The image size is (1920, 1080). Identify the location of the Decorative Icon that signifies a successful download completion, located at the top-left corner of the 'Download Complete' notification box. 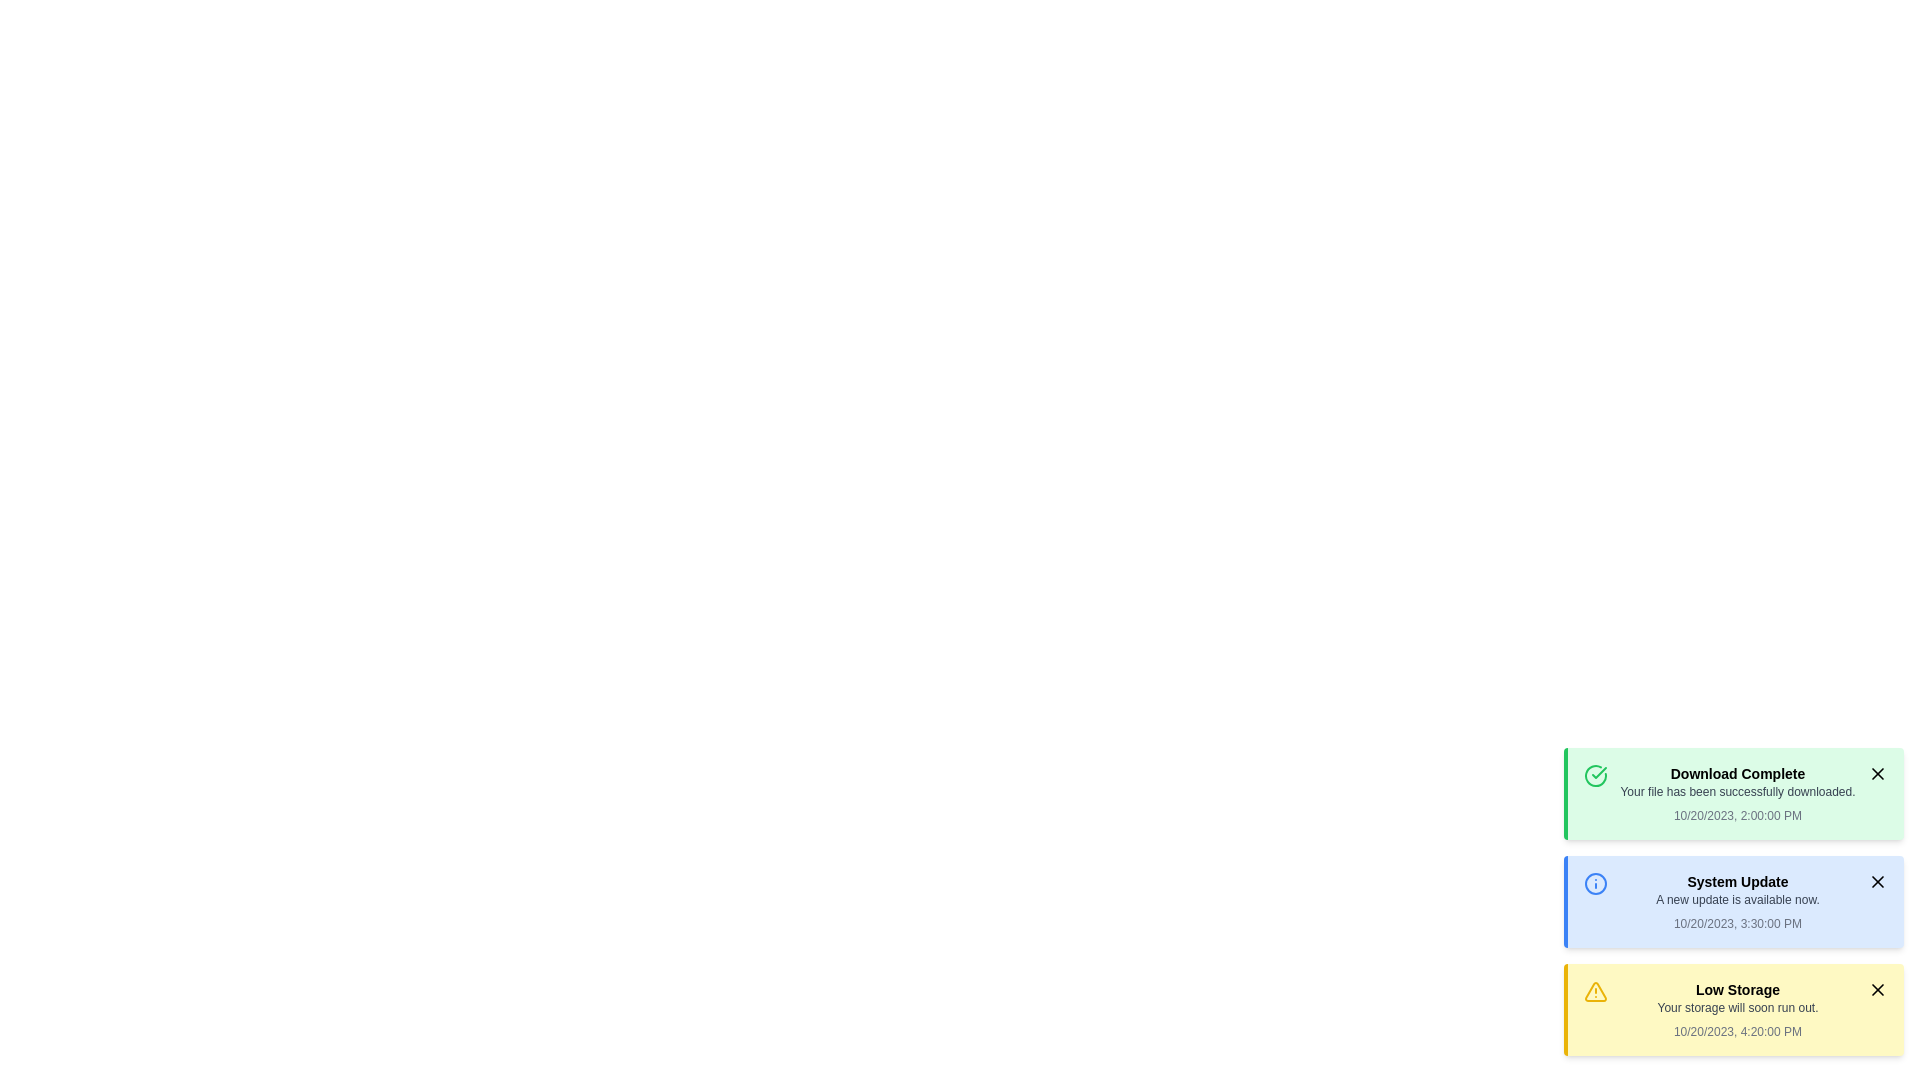
(1595, 774).